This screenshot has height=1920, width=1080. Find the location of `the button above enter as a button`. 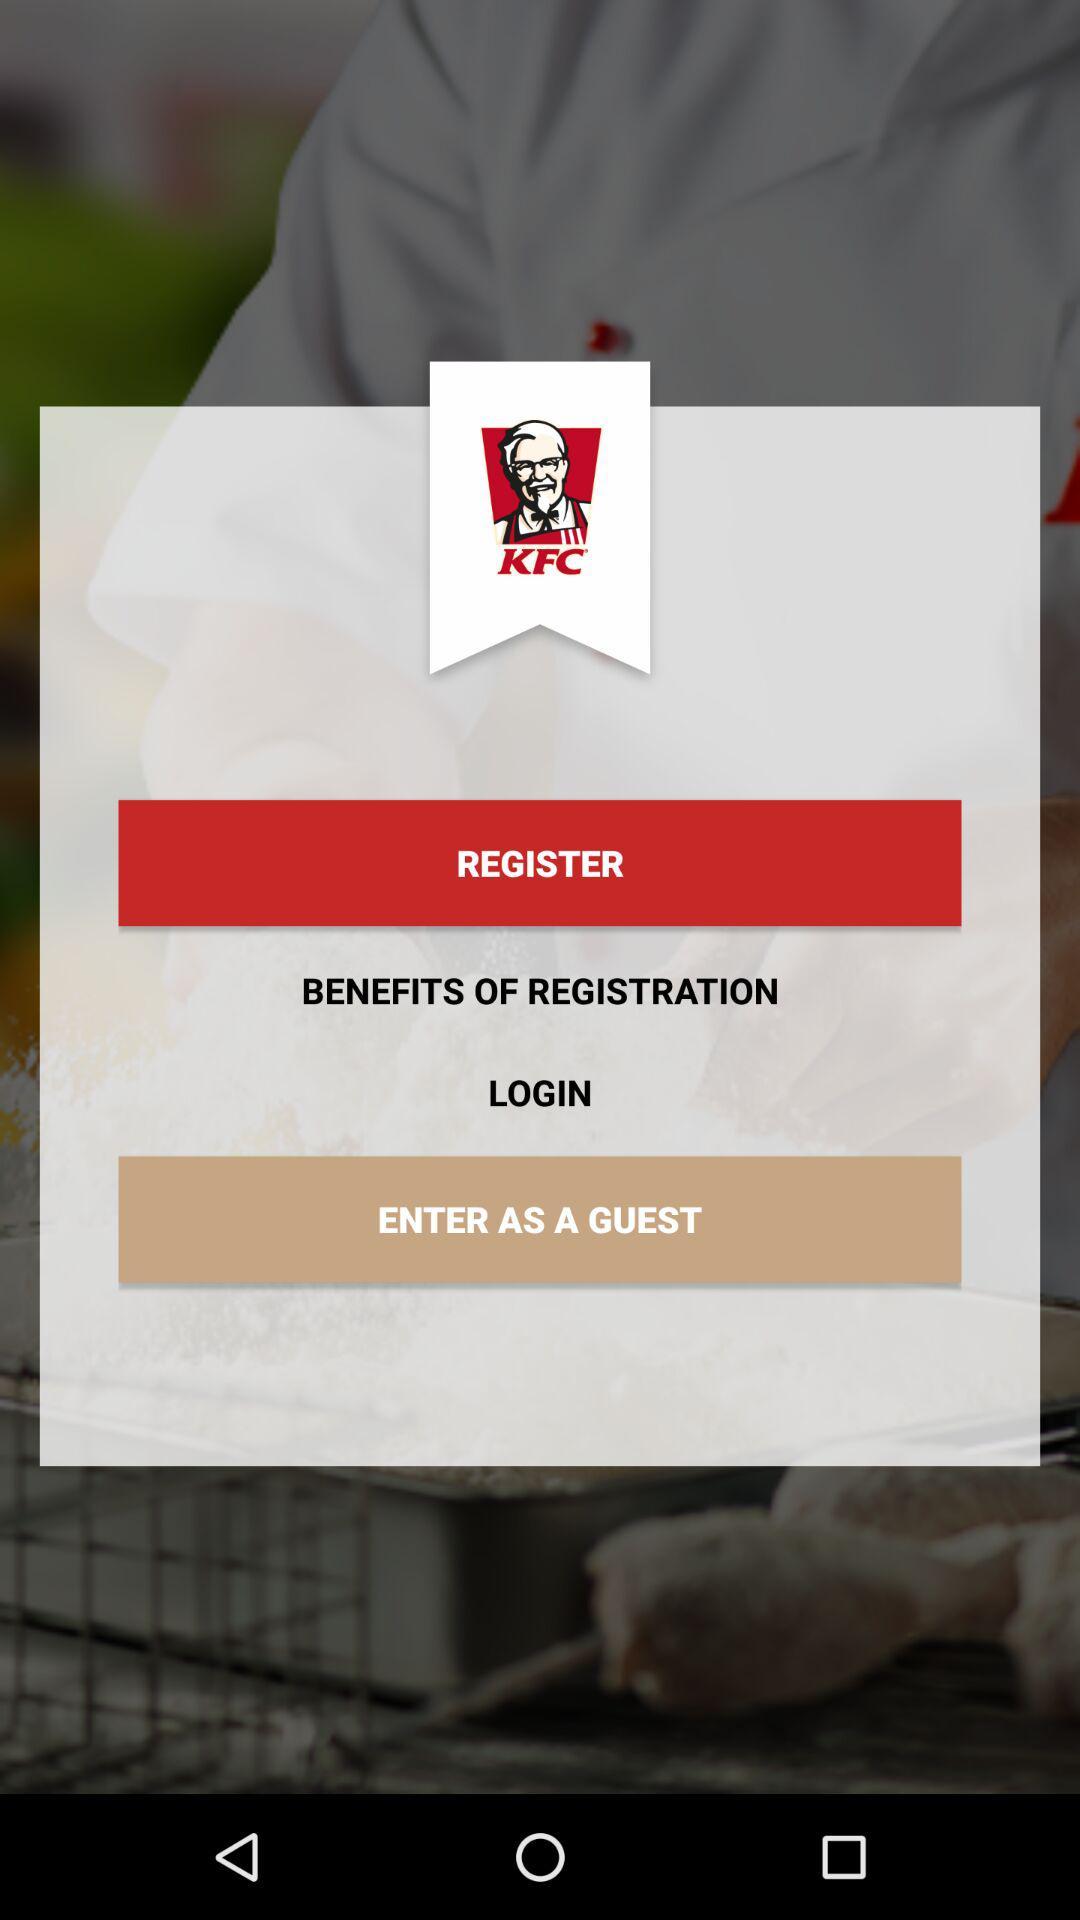

the button above enter as a button is located at coordinates (540, 1091).